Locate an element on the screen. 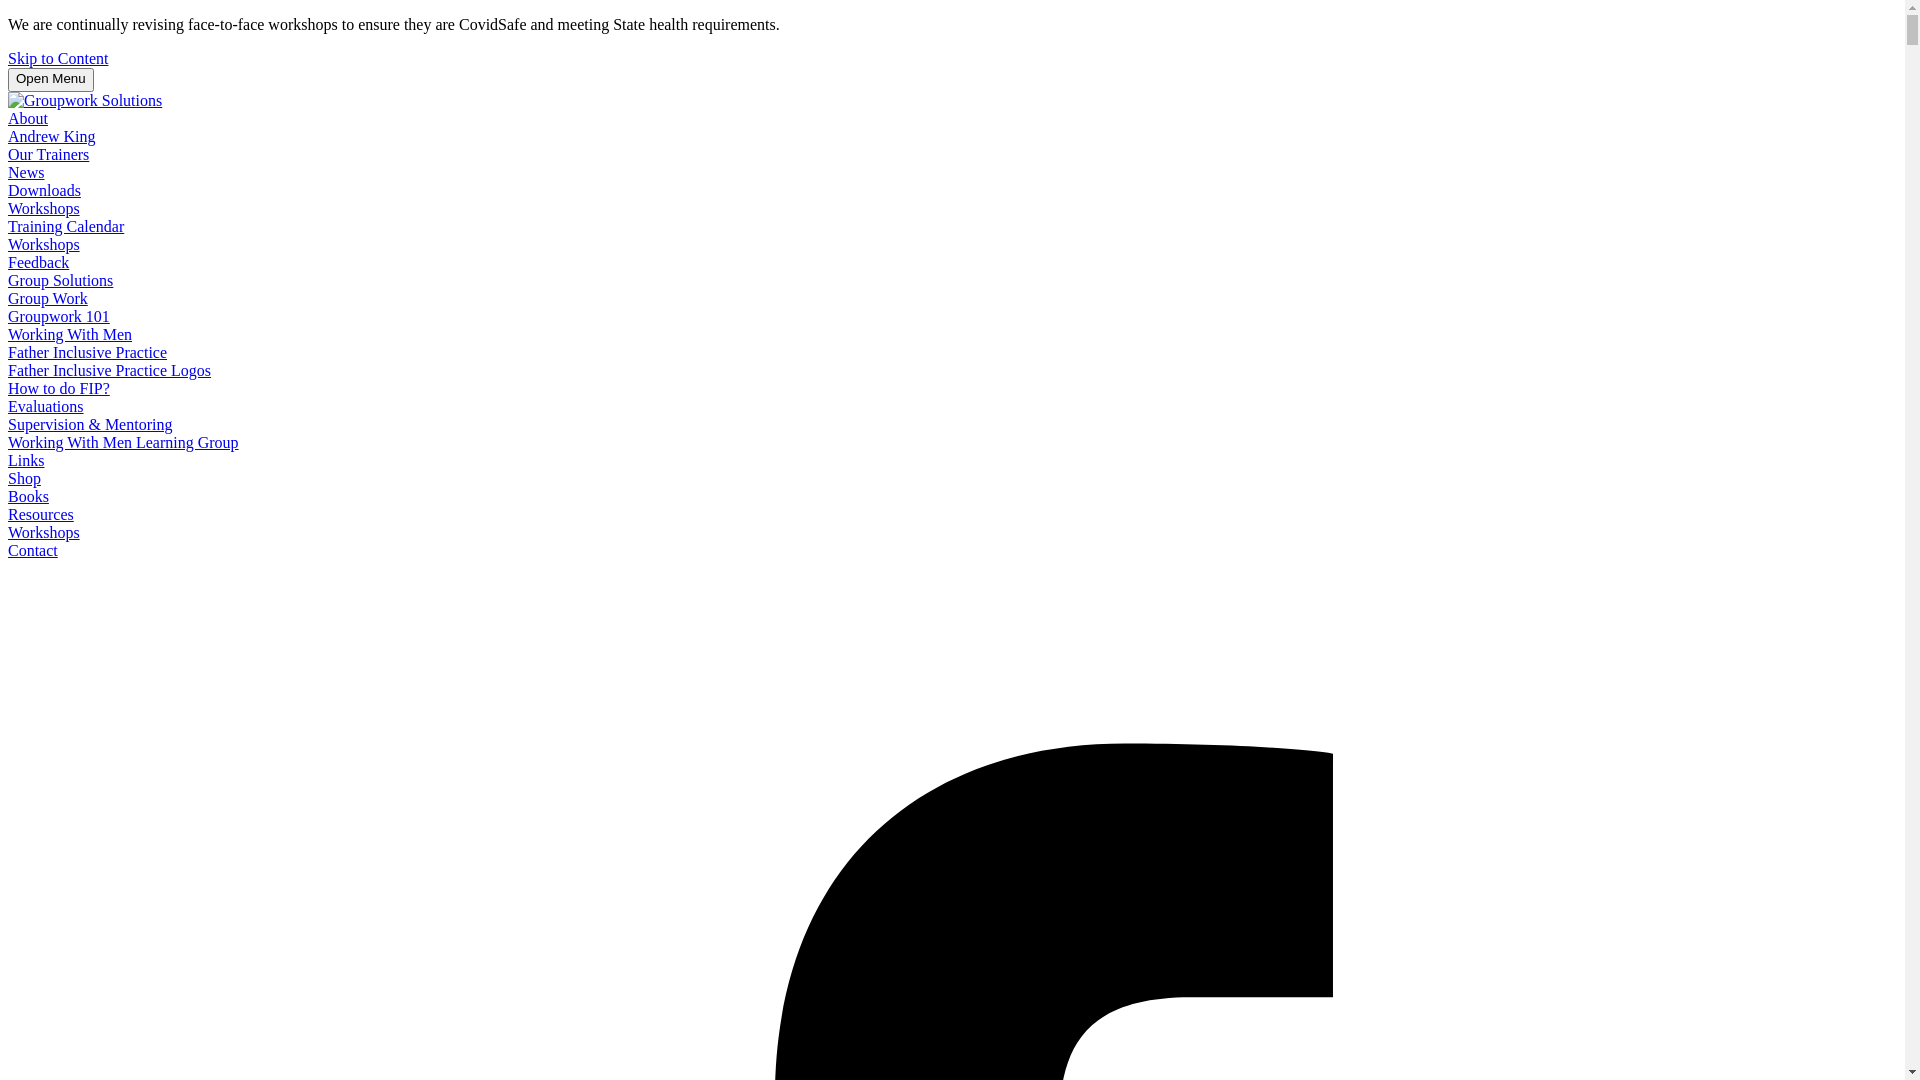 The width and height of the screenshot is (1920, 1080). 'Books' is located at coordinates (28, 495).